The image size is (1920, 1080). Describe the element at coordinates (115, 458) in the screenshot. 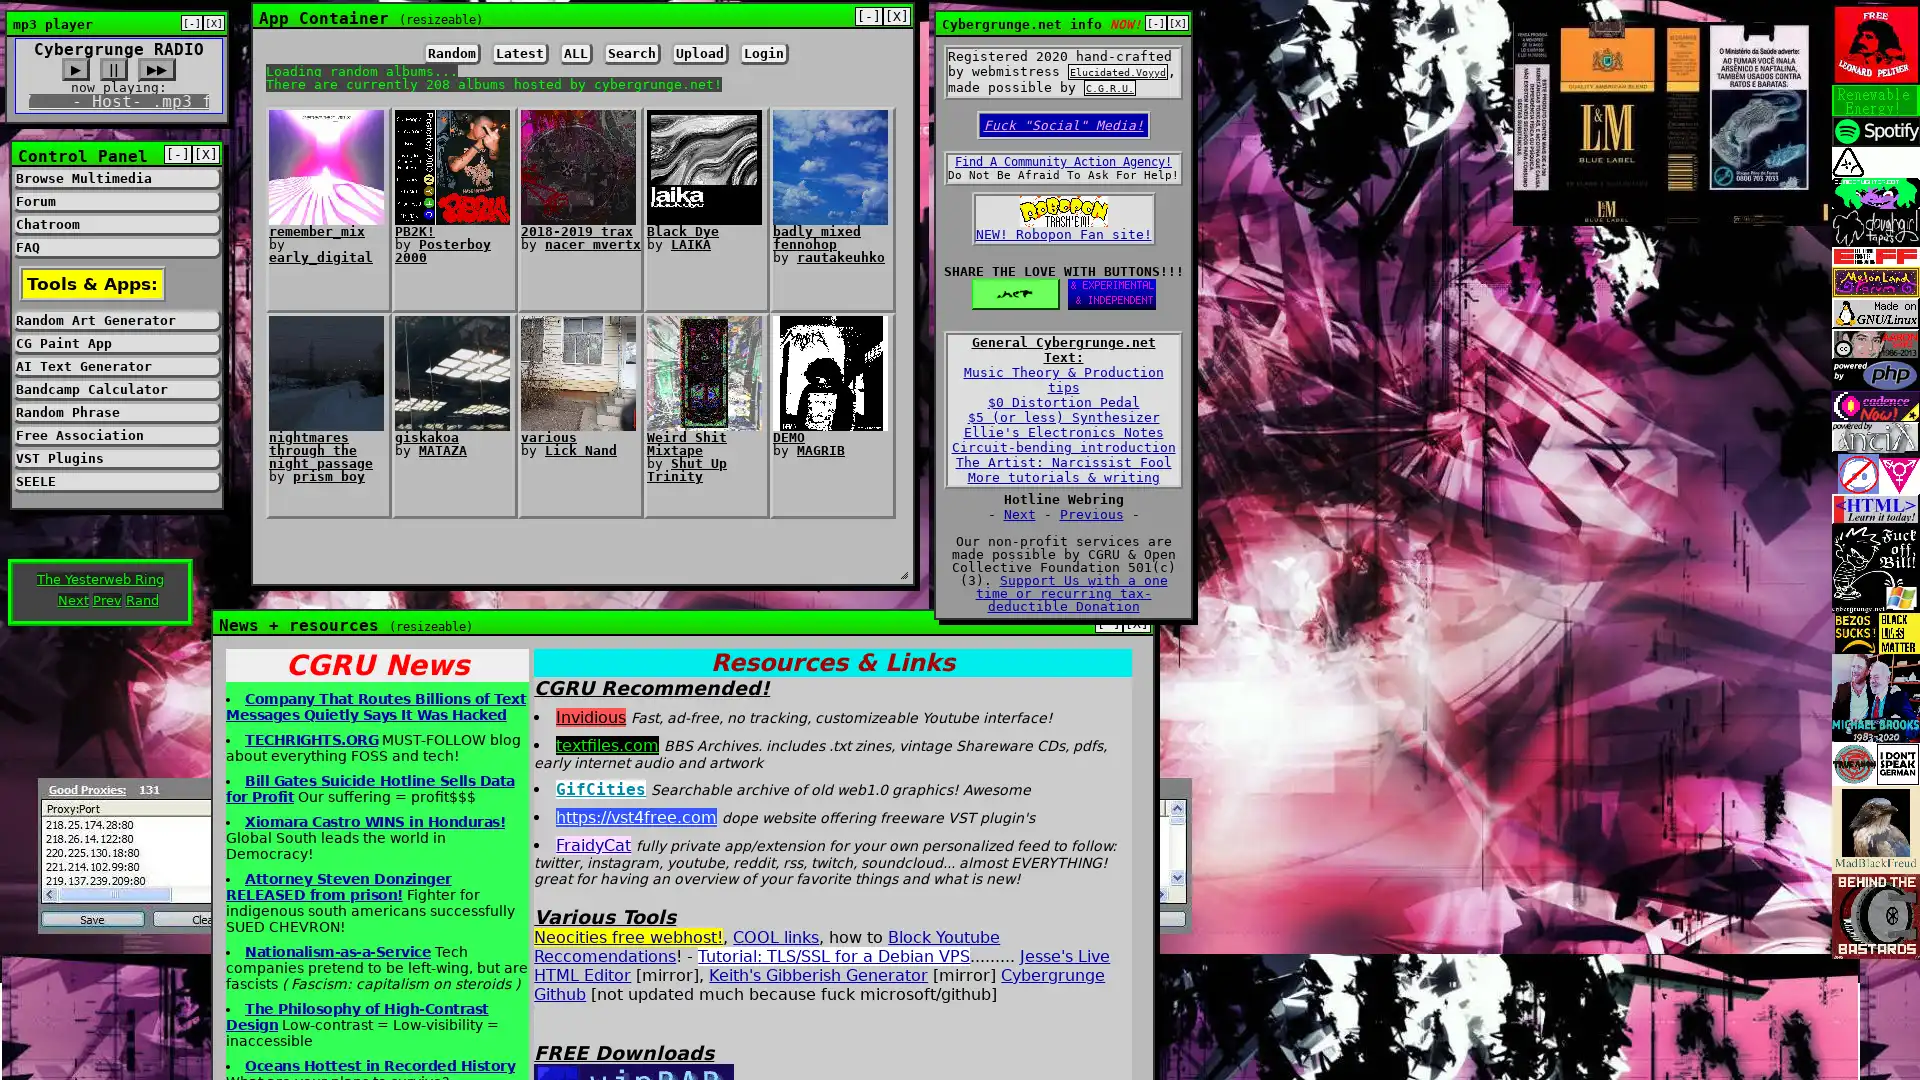

I see `VST Plugins` at that location.